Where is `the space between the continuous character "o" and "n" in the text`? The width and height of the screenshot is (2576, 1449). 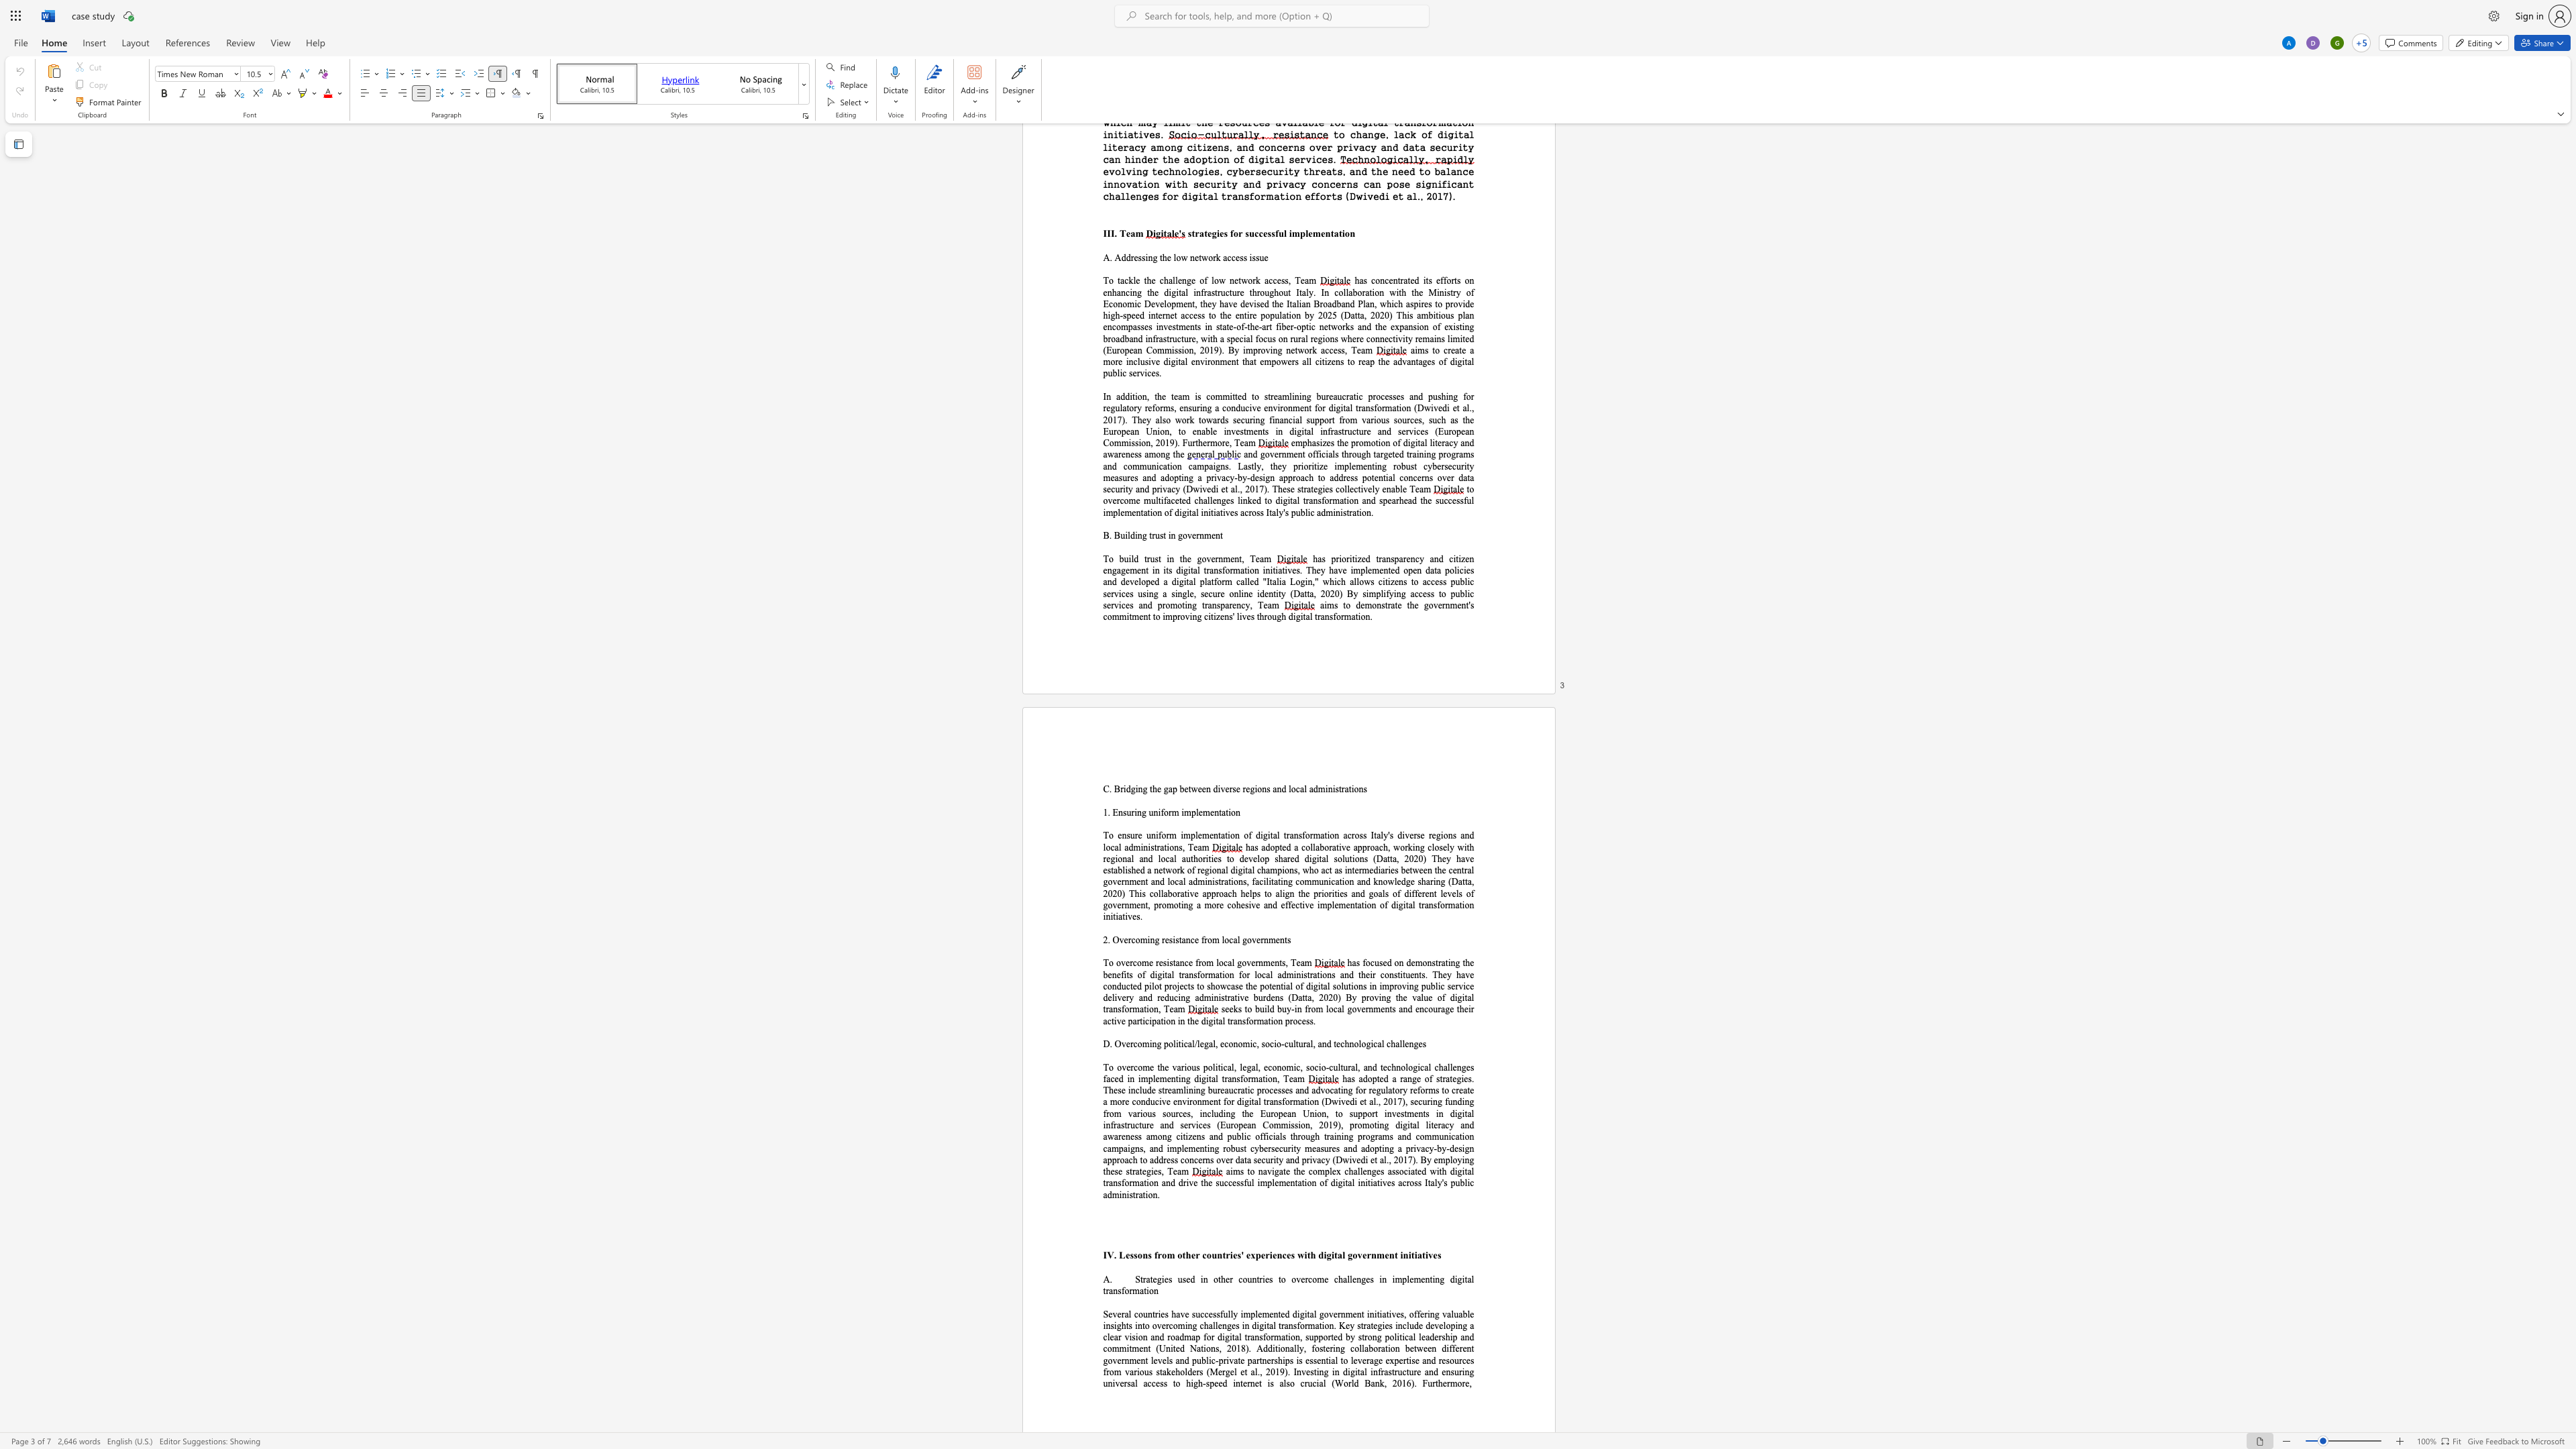 the space between the continuous character "o" and "n" in the text is located at coordinates (1141, 1336).